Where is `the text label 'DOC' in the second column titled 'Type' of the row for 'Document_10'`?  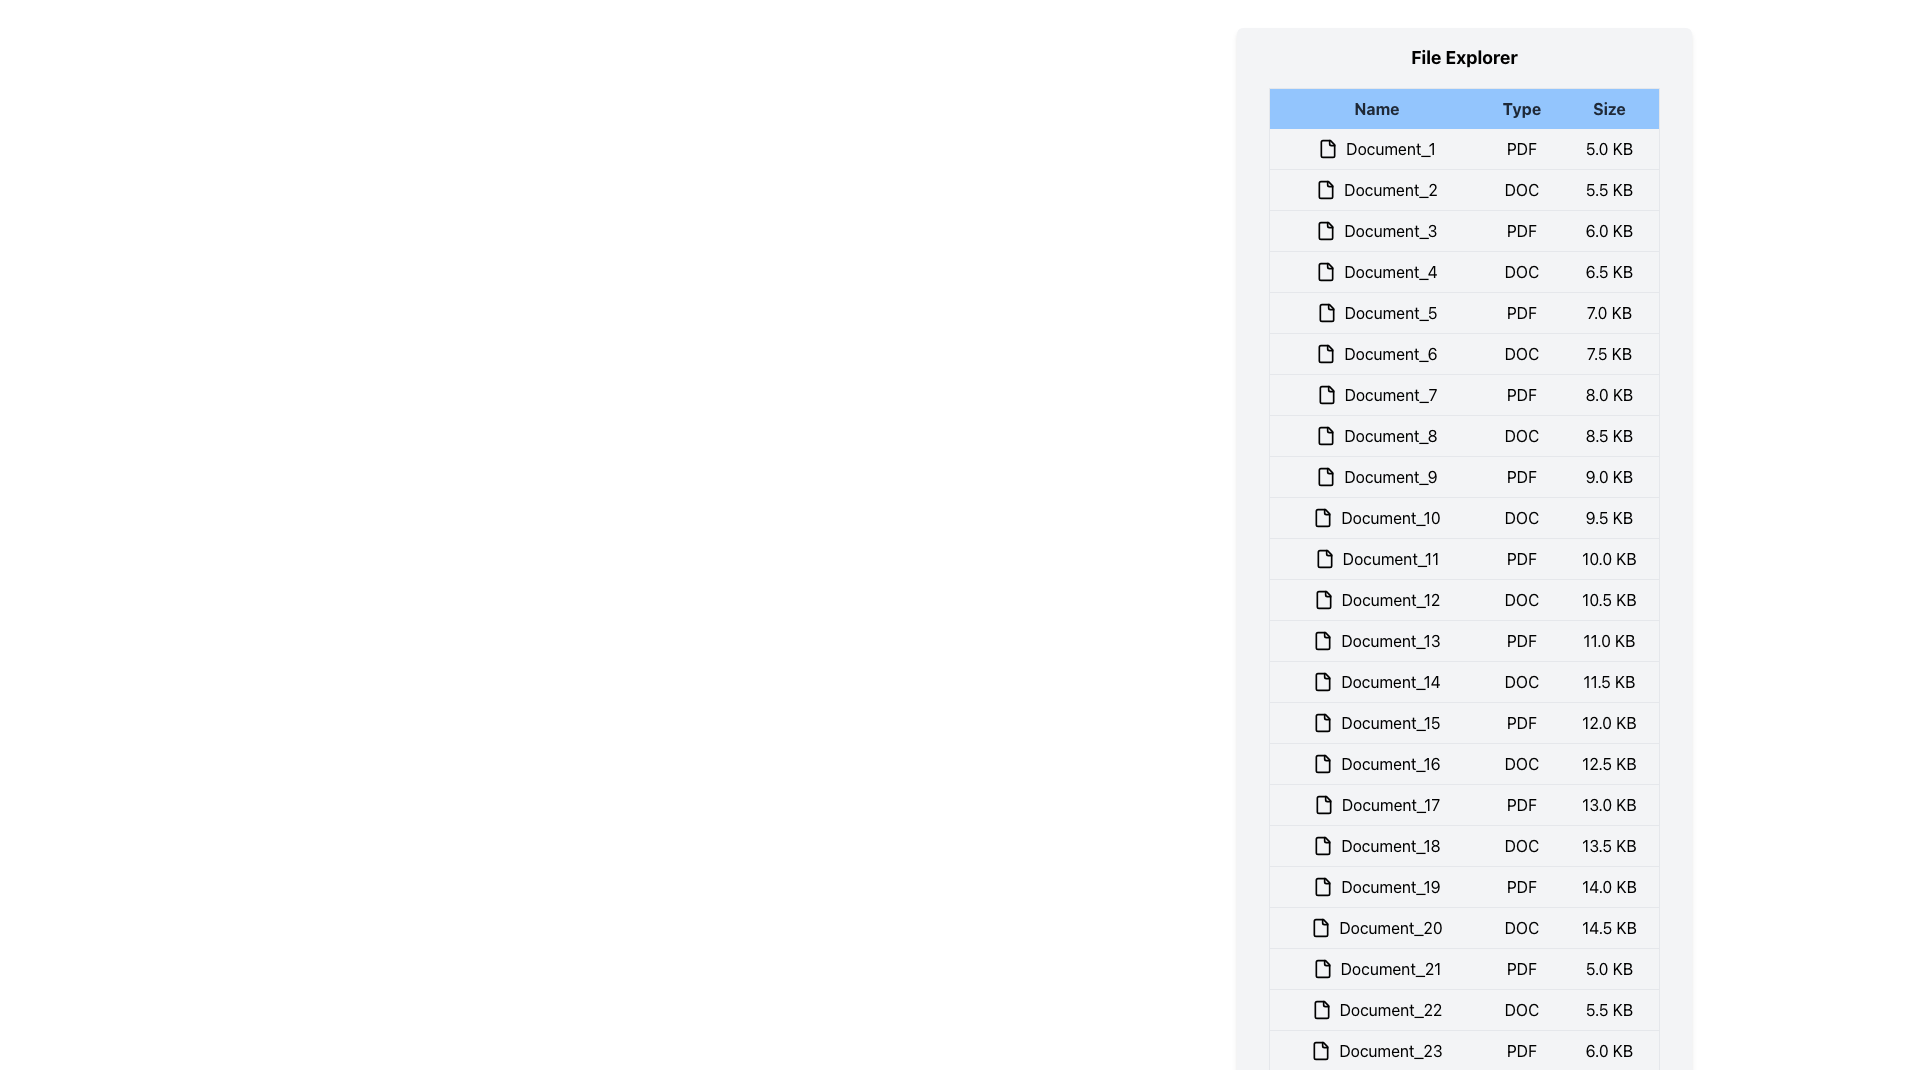 the text label 'DOC' in the second column titled 'Type' of the row for 'Document_10' is located at coordinates (1520, 516).